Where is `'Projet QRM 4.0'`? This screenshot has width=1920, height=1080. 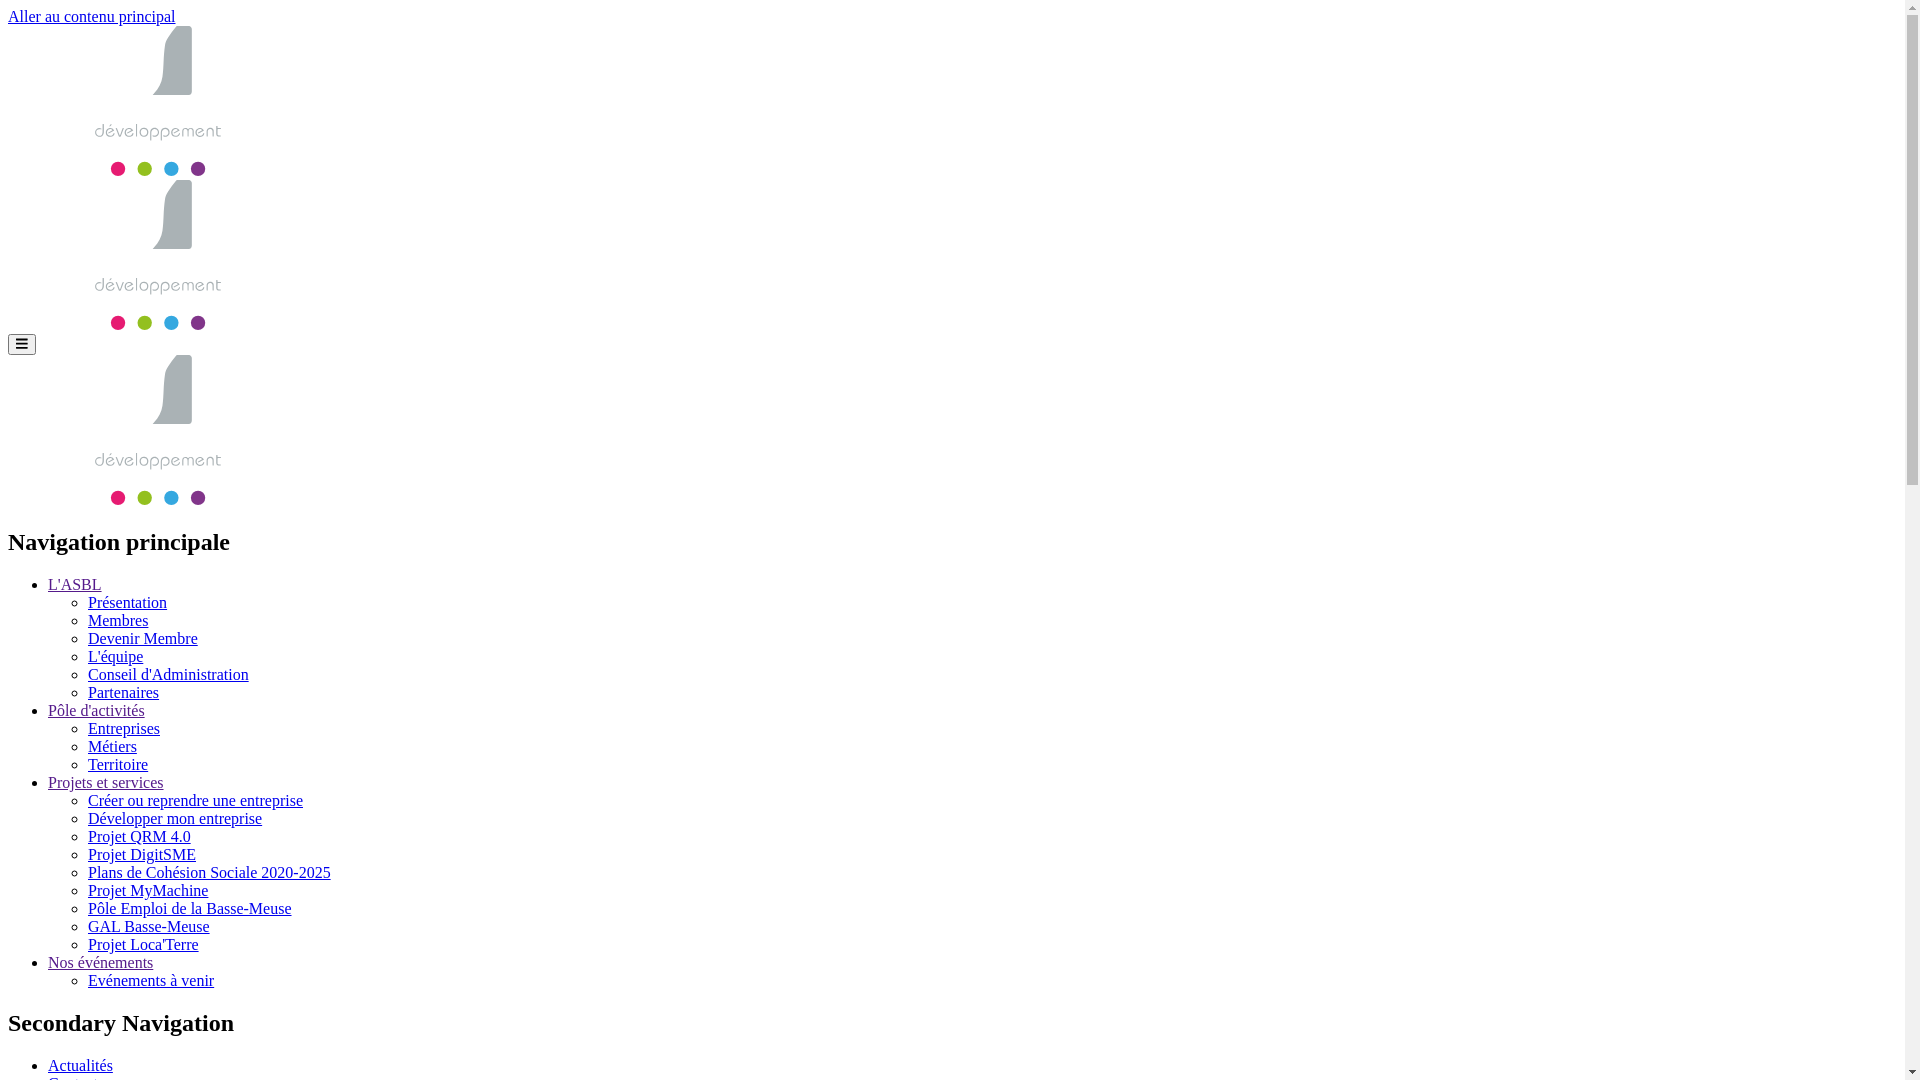 'Projet QRM 4.0' is located at coordinates (138, 836).